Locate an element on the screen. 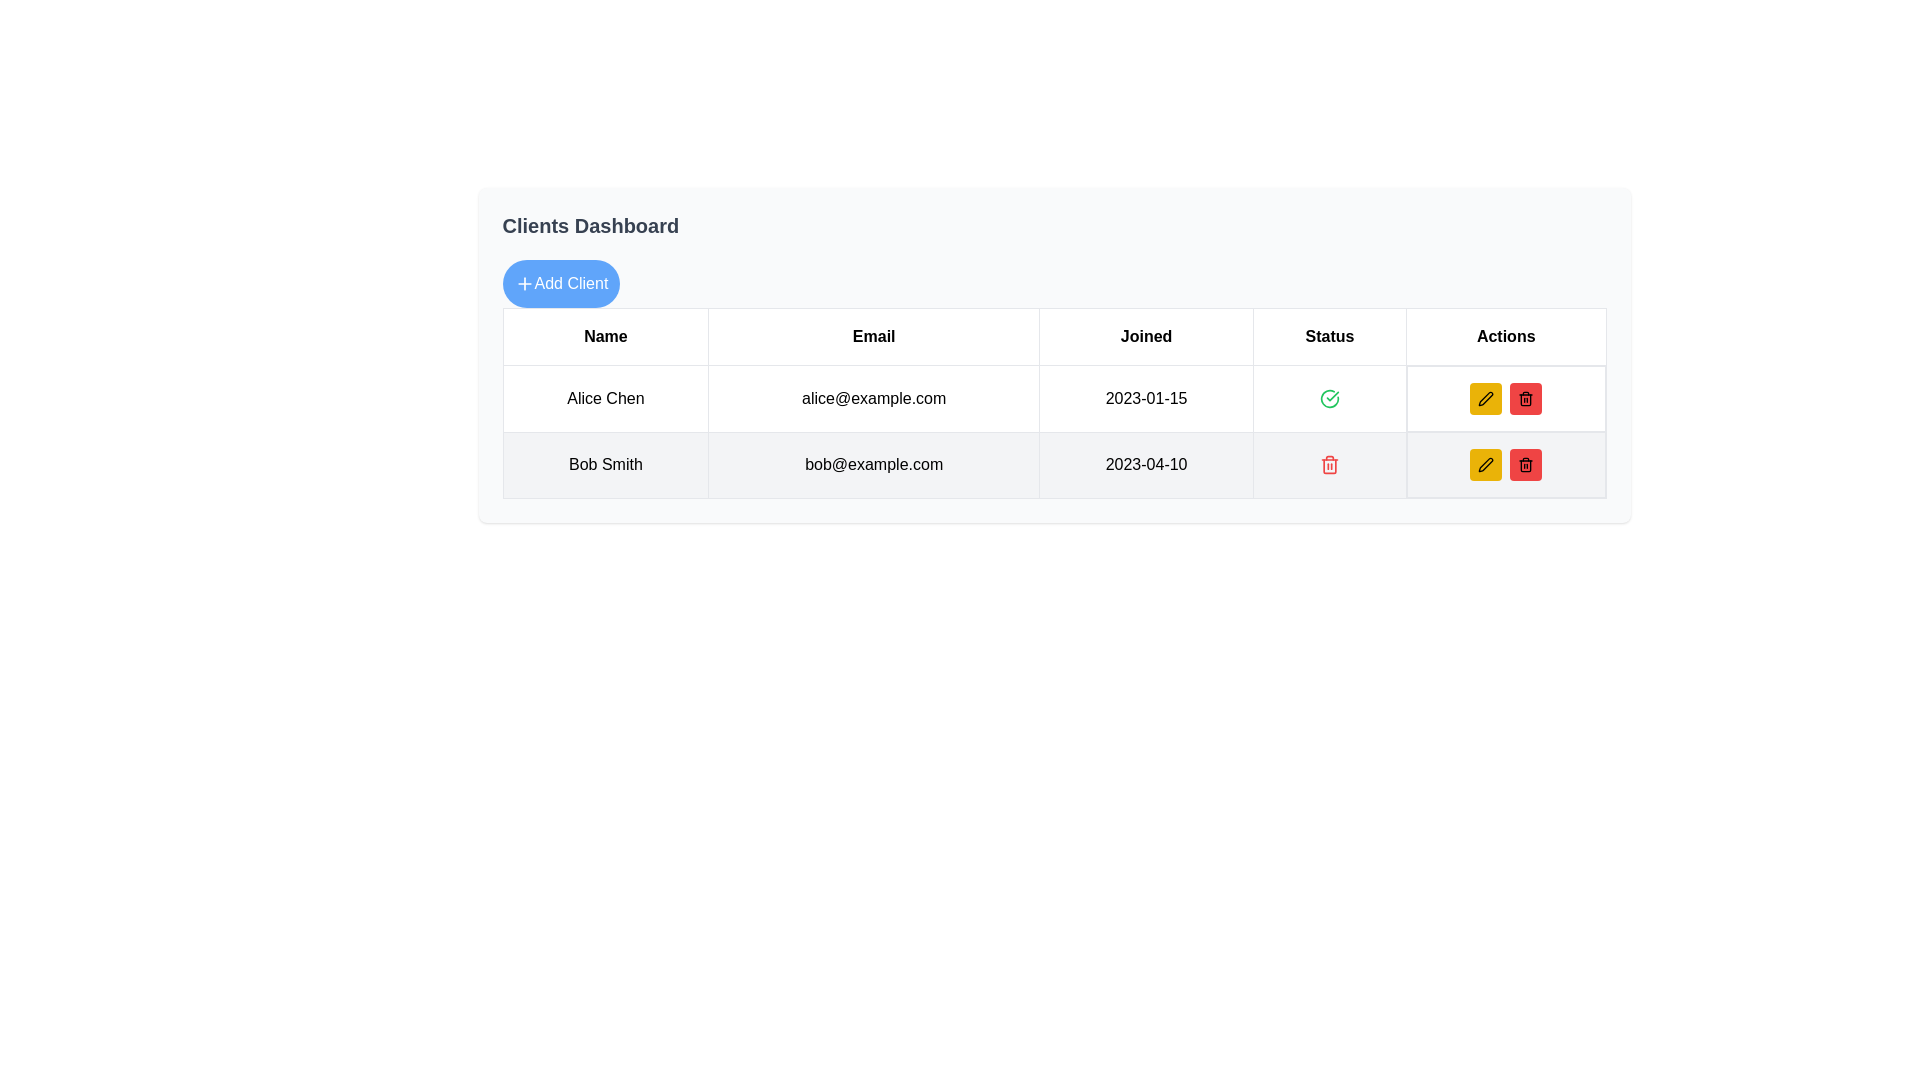 This screenshot has height=1080, width=1920. the static text element displaying the email address 'bob@example.com', which is located in the second cell of the second row under the 'Email' column is located at coordinates (874, 465).